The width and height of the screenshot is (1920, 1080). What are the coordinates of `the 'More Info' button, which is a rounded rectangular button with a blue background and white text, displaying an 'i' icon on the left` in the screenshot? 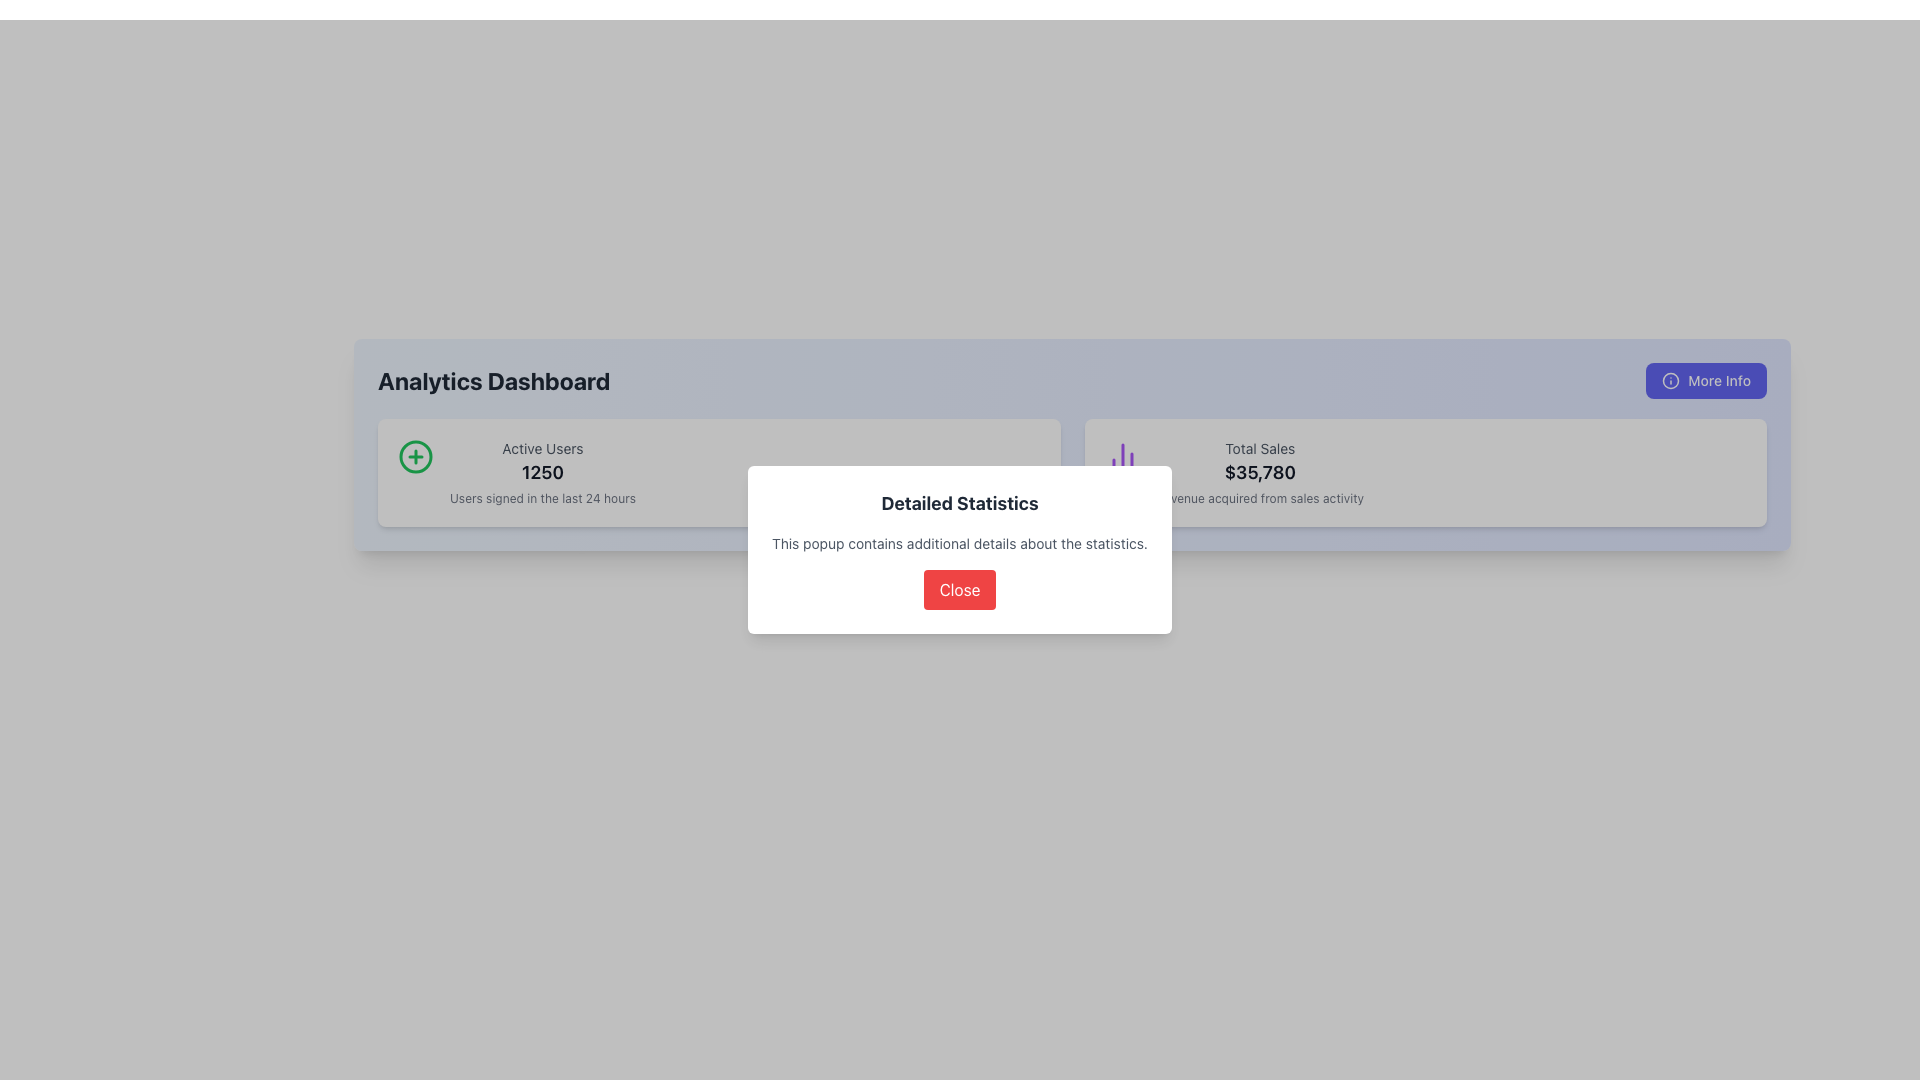 It's located at (1705, 381).